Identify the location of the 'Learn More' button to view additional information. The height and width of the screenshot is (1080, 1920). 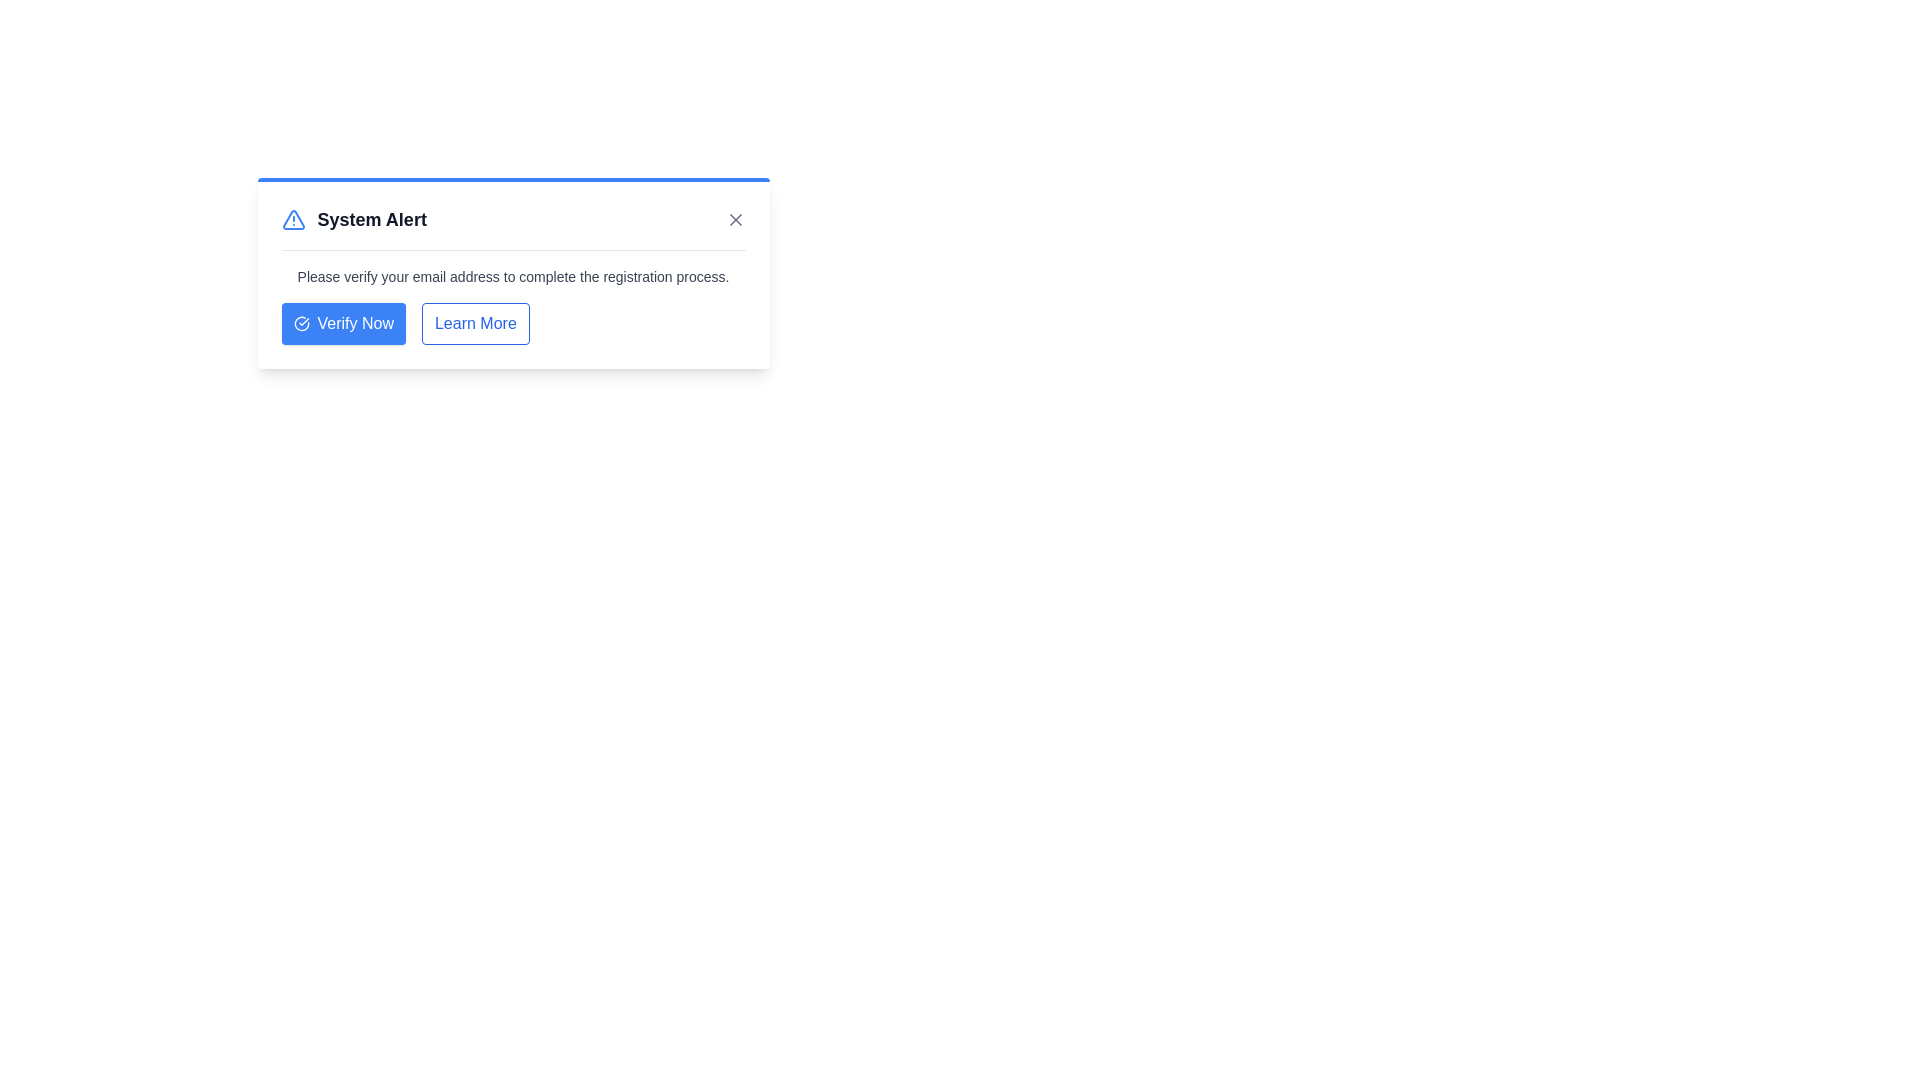
(474, 323).